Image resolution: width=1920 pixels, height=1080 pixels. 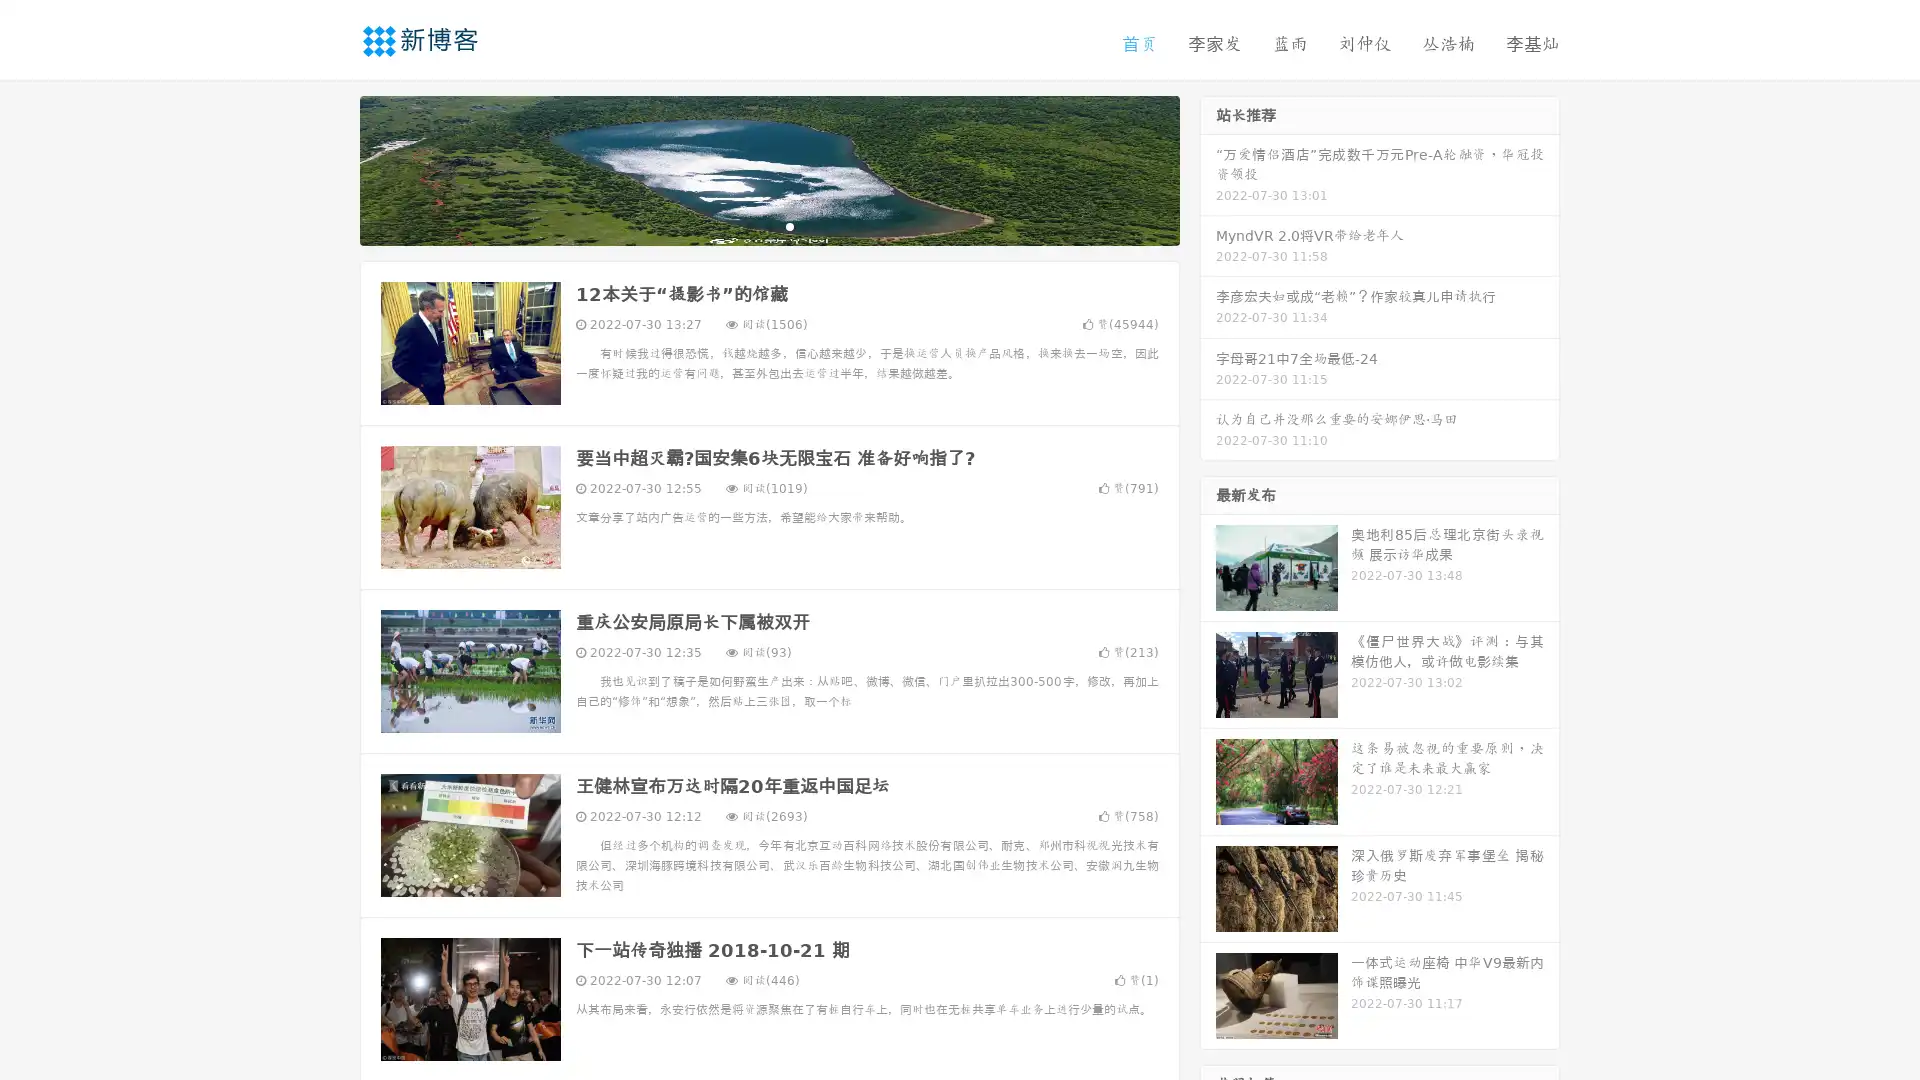 I want to click on Go to slide 2, so click(x=768, y=225).